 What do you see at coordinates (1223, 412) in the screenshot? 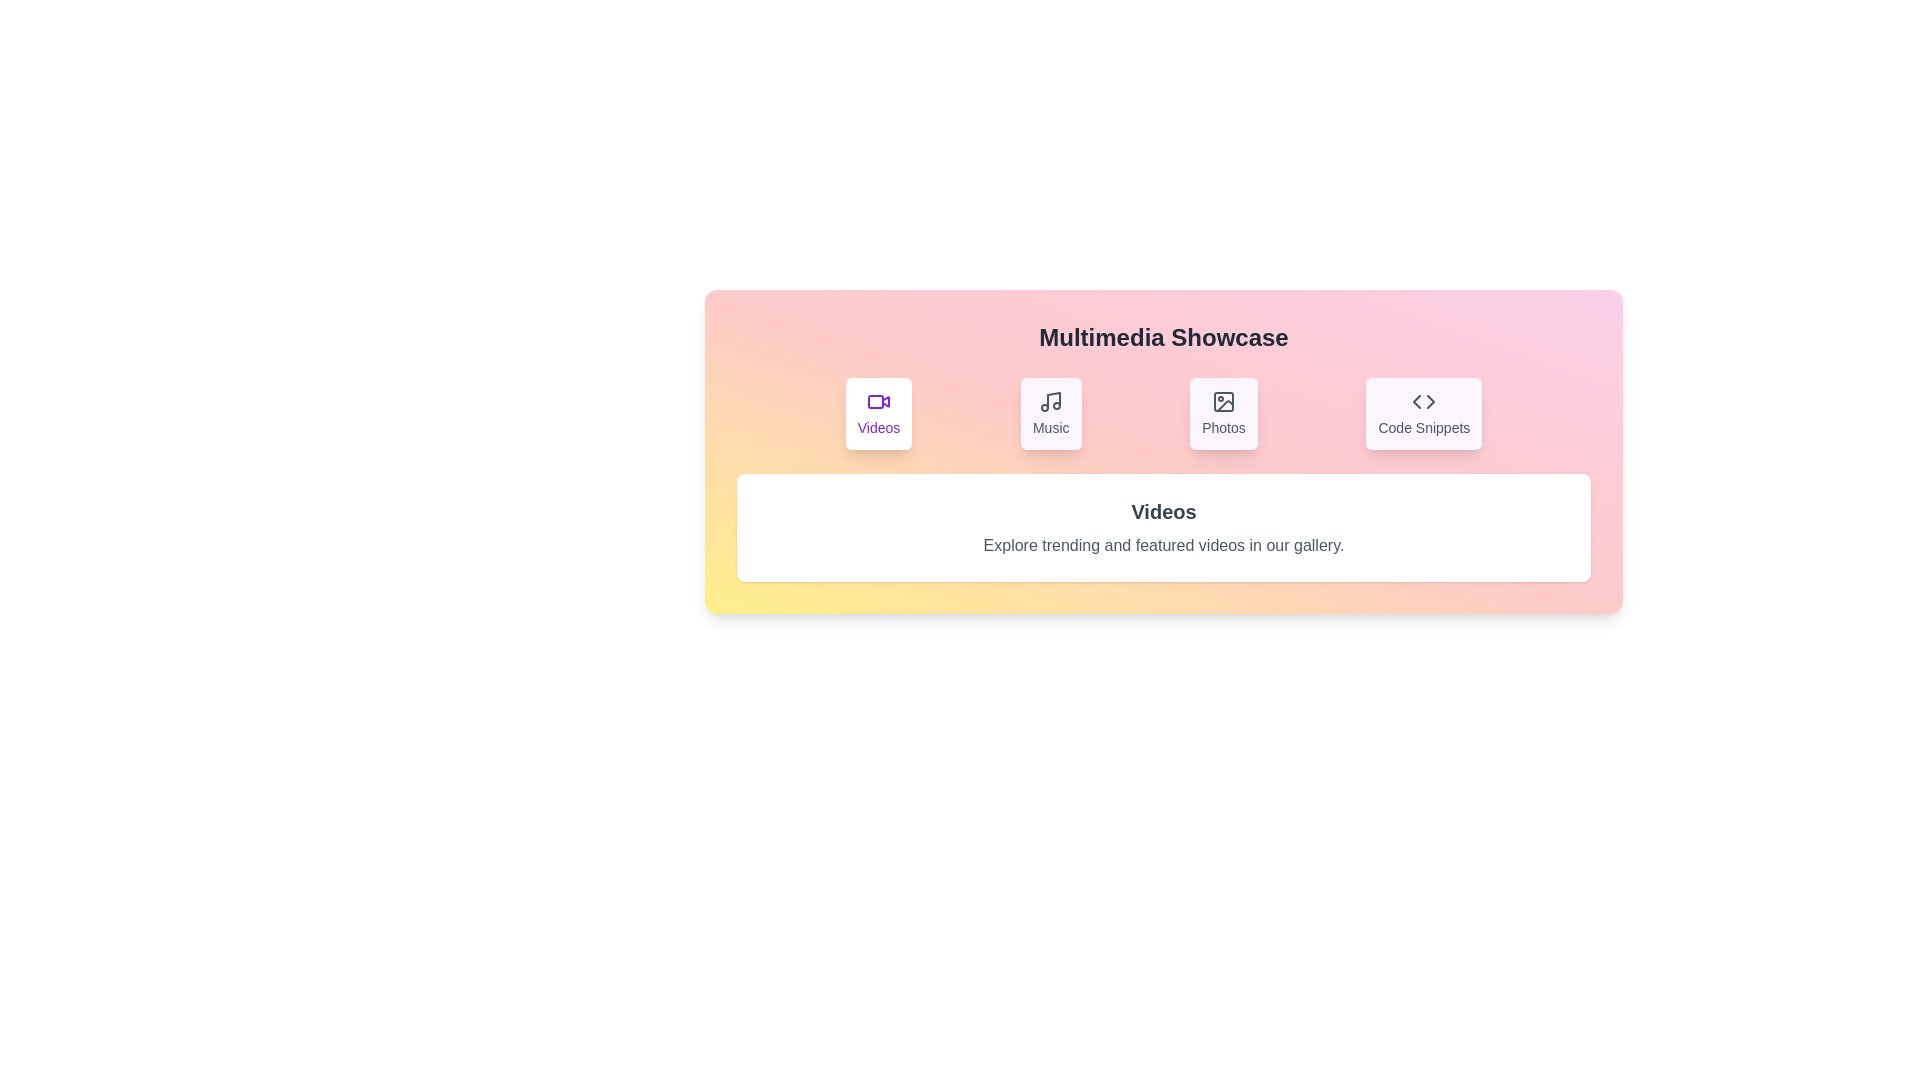
I see `the tab labeled Photos to switch the content` at bounding box center [1223, 412].